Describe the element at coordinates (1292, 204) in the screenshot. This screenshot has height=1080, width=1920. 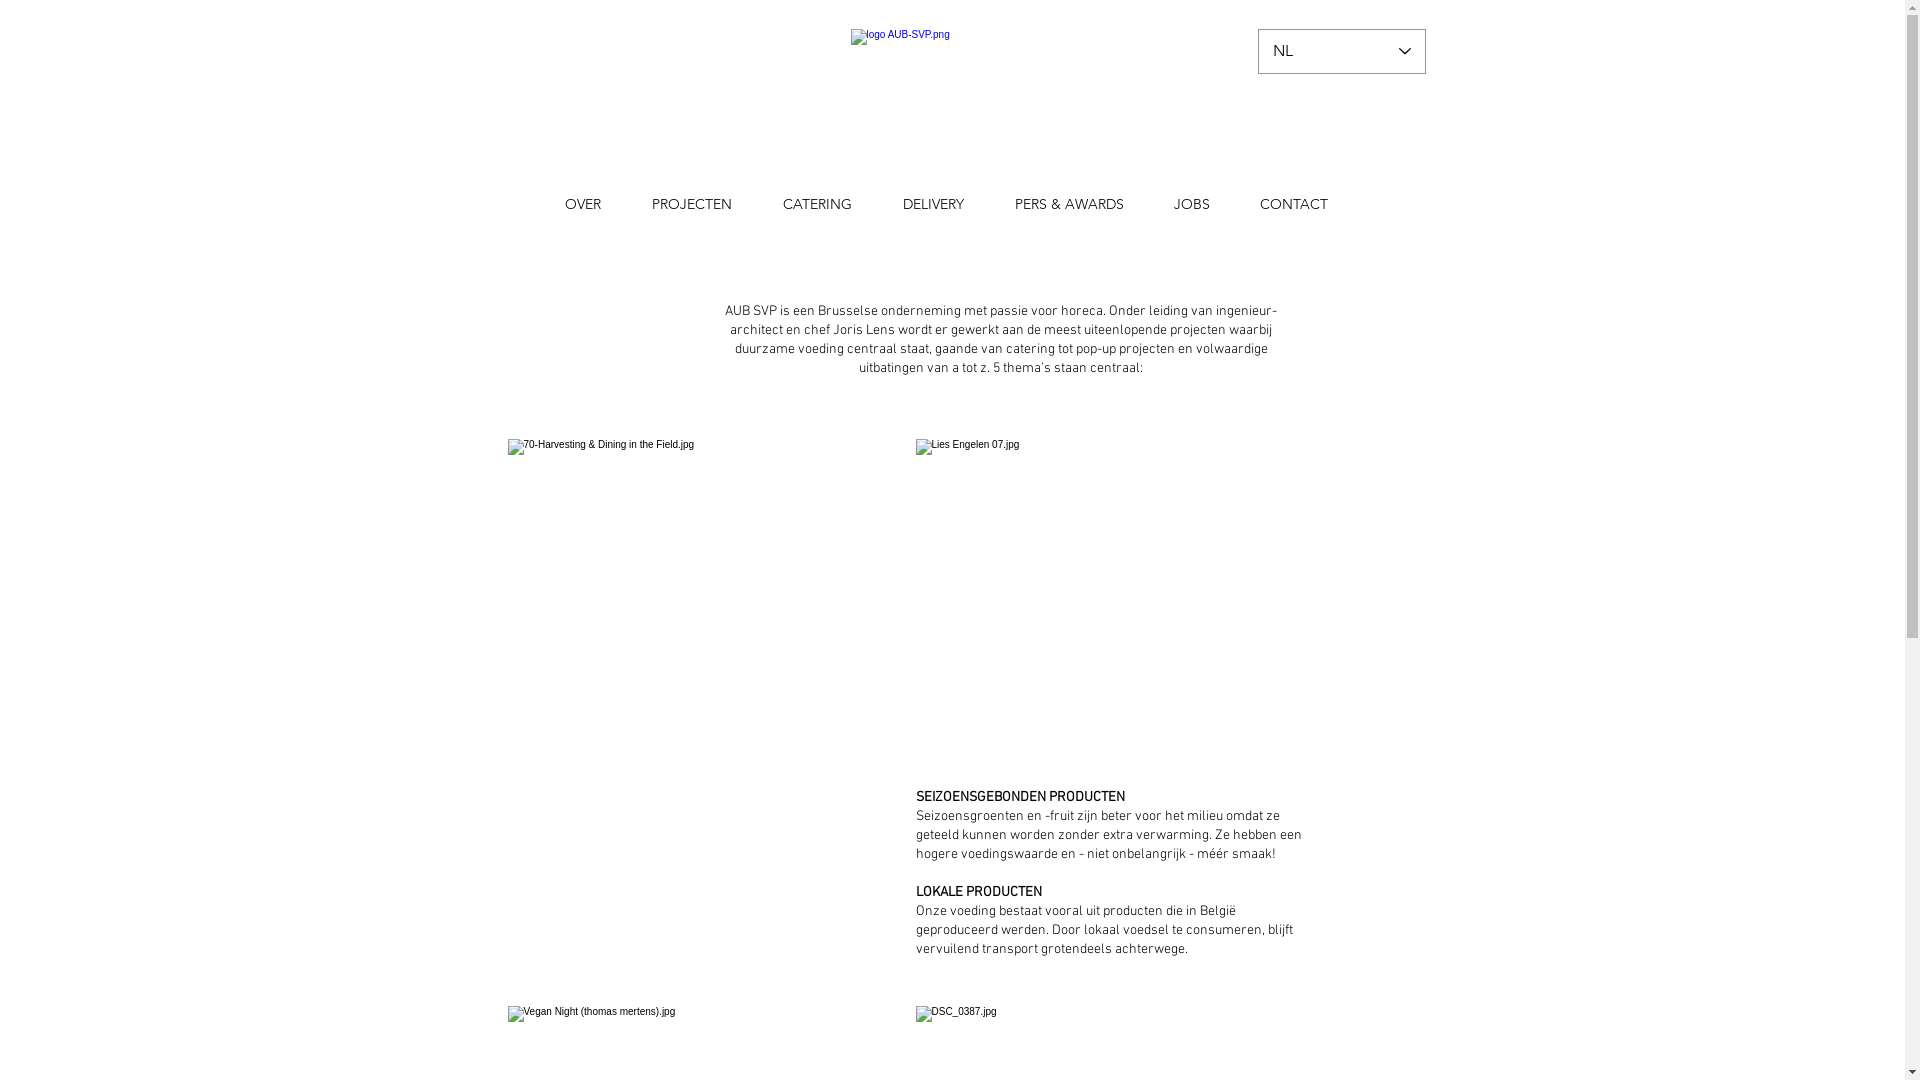
I see `'CONTACT'` at that location.